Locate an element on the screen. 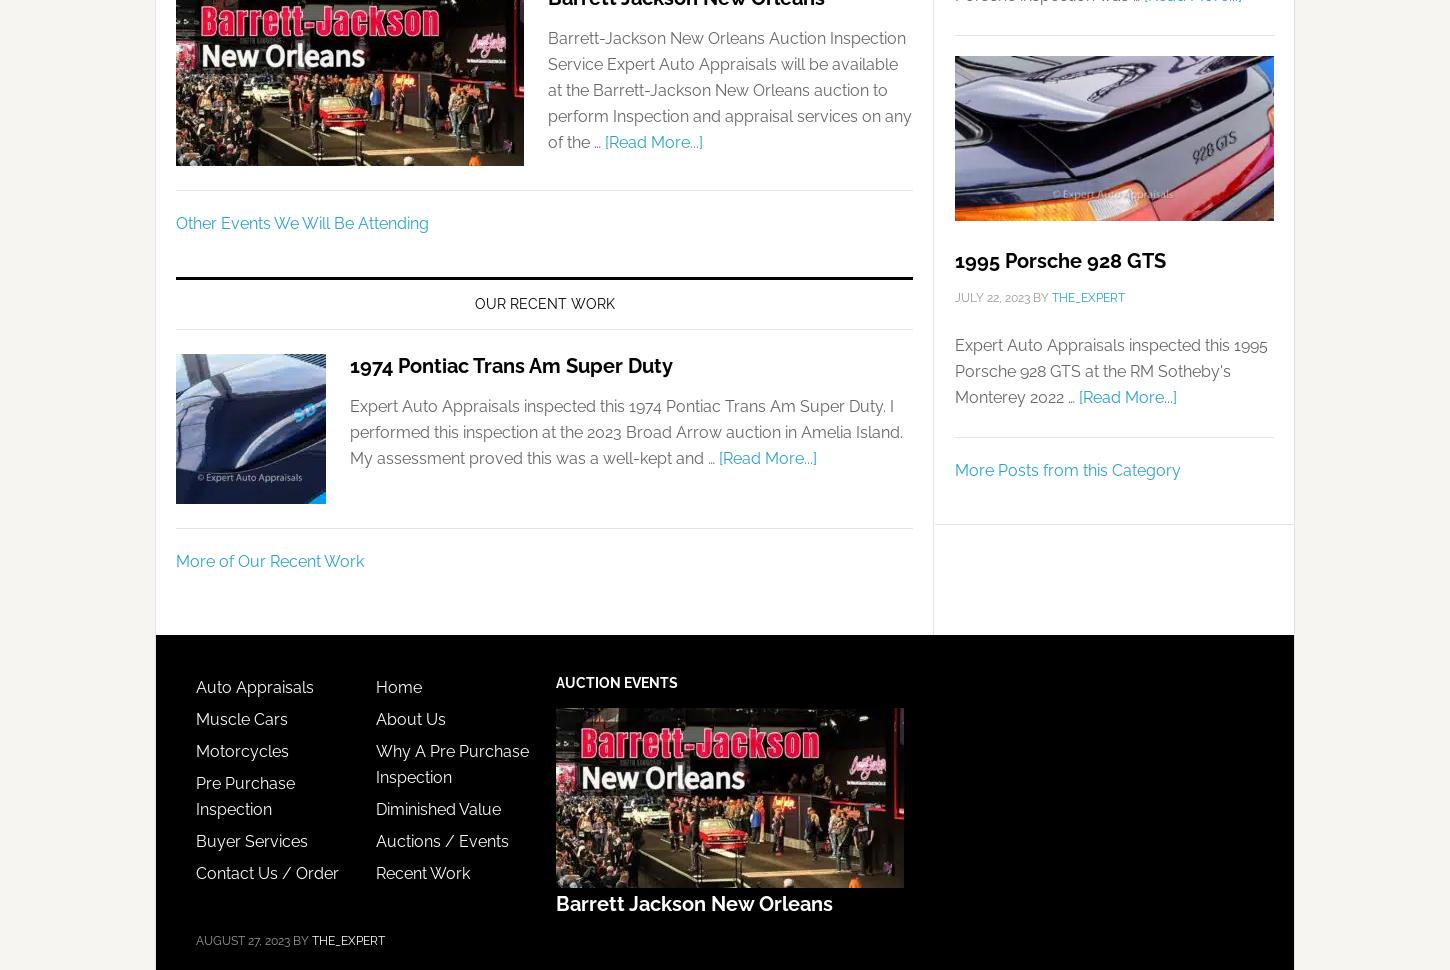  'Motorcycles' is located at coordinates (195, 749).